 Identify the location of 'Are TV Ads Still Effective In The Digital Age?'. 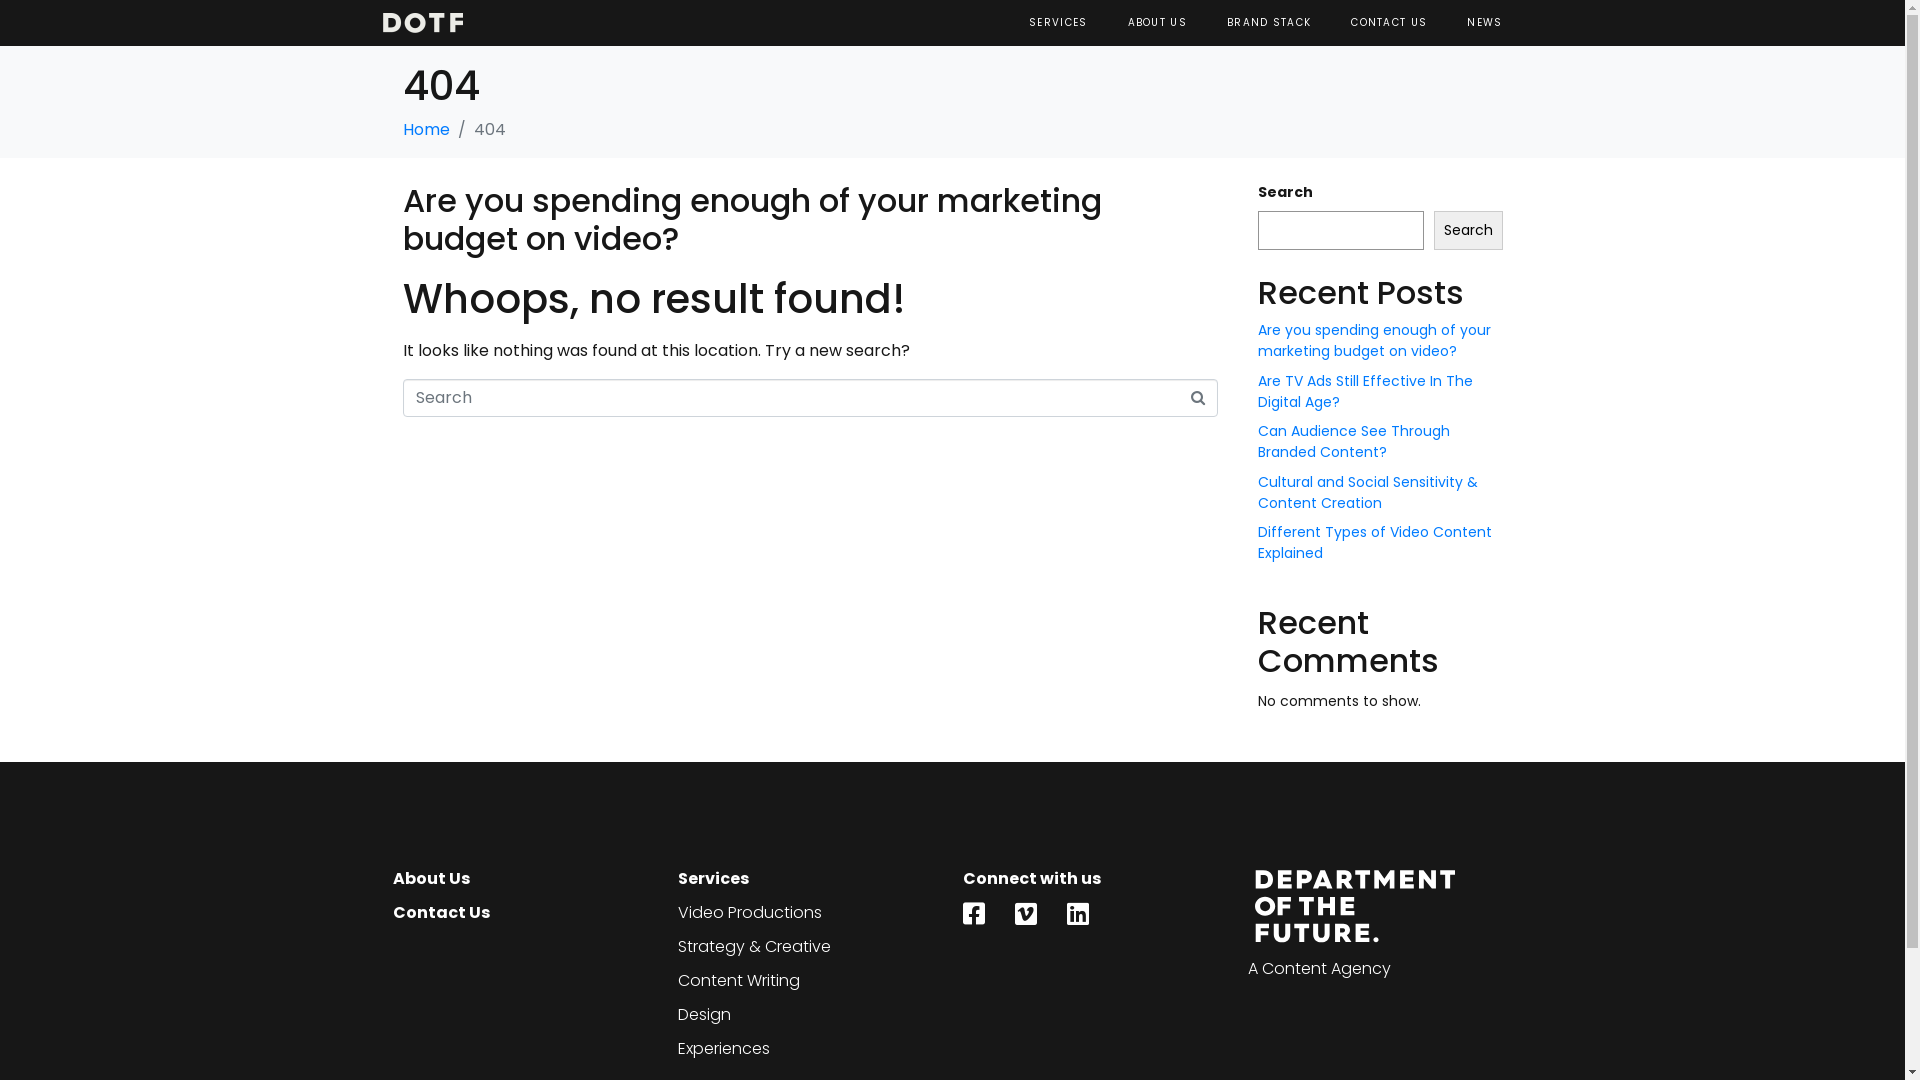
(1364, 391).